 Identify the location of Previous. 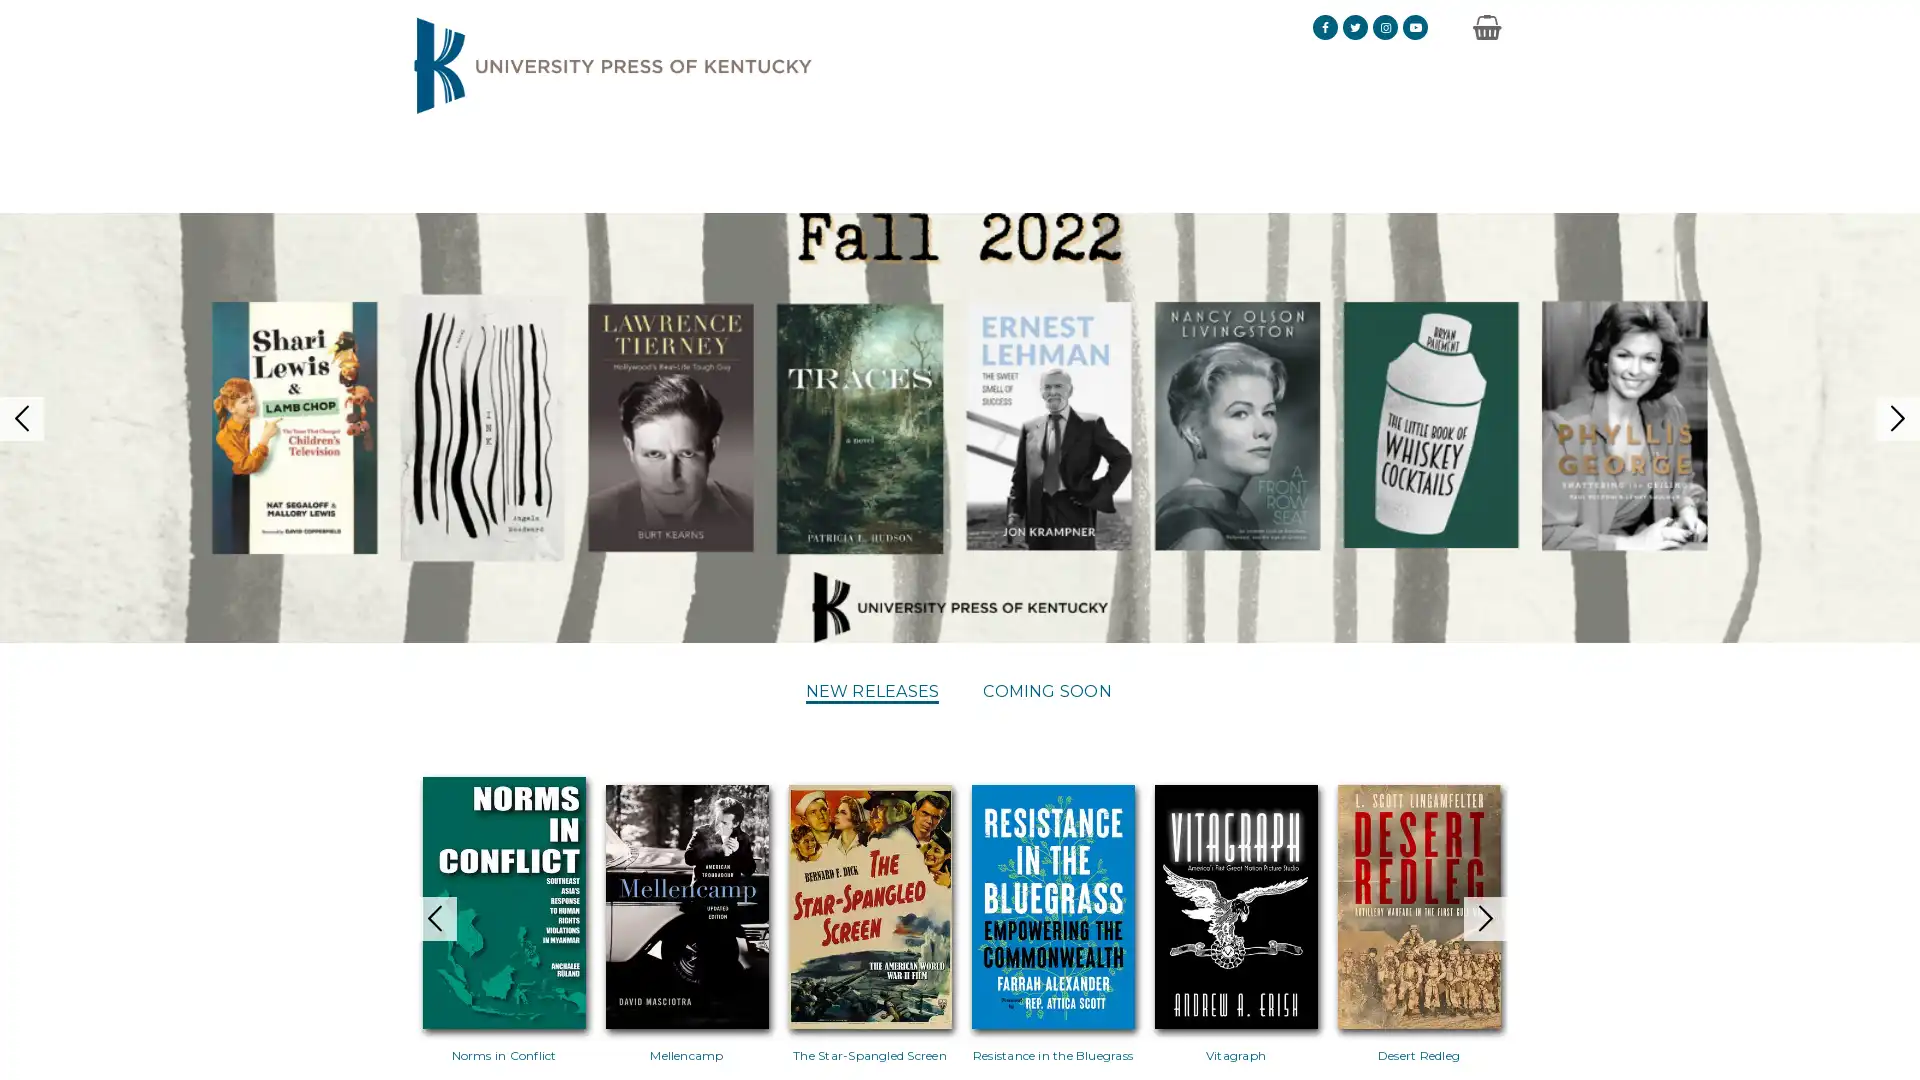
(393, 886).